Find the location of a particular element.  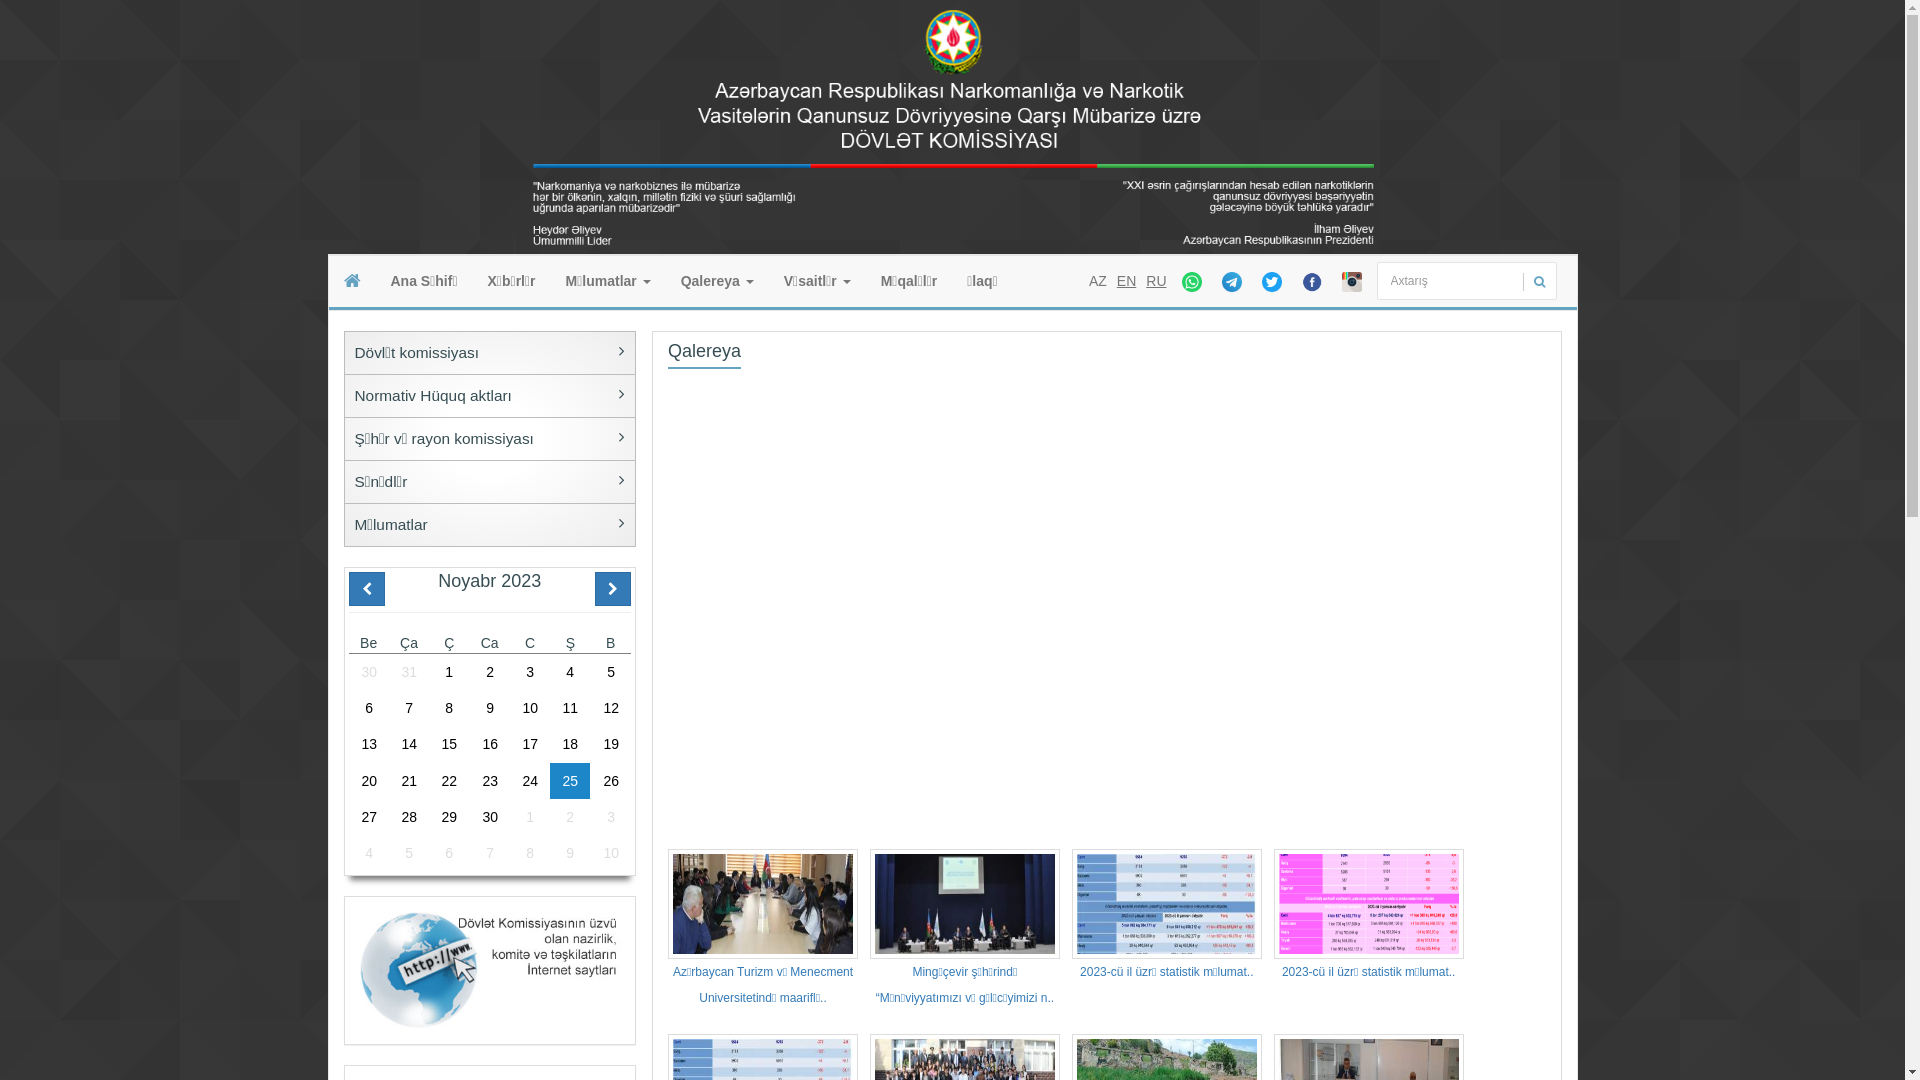

'28' is located at coordinates (407, 817).